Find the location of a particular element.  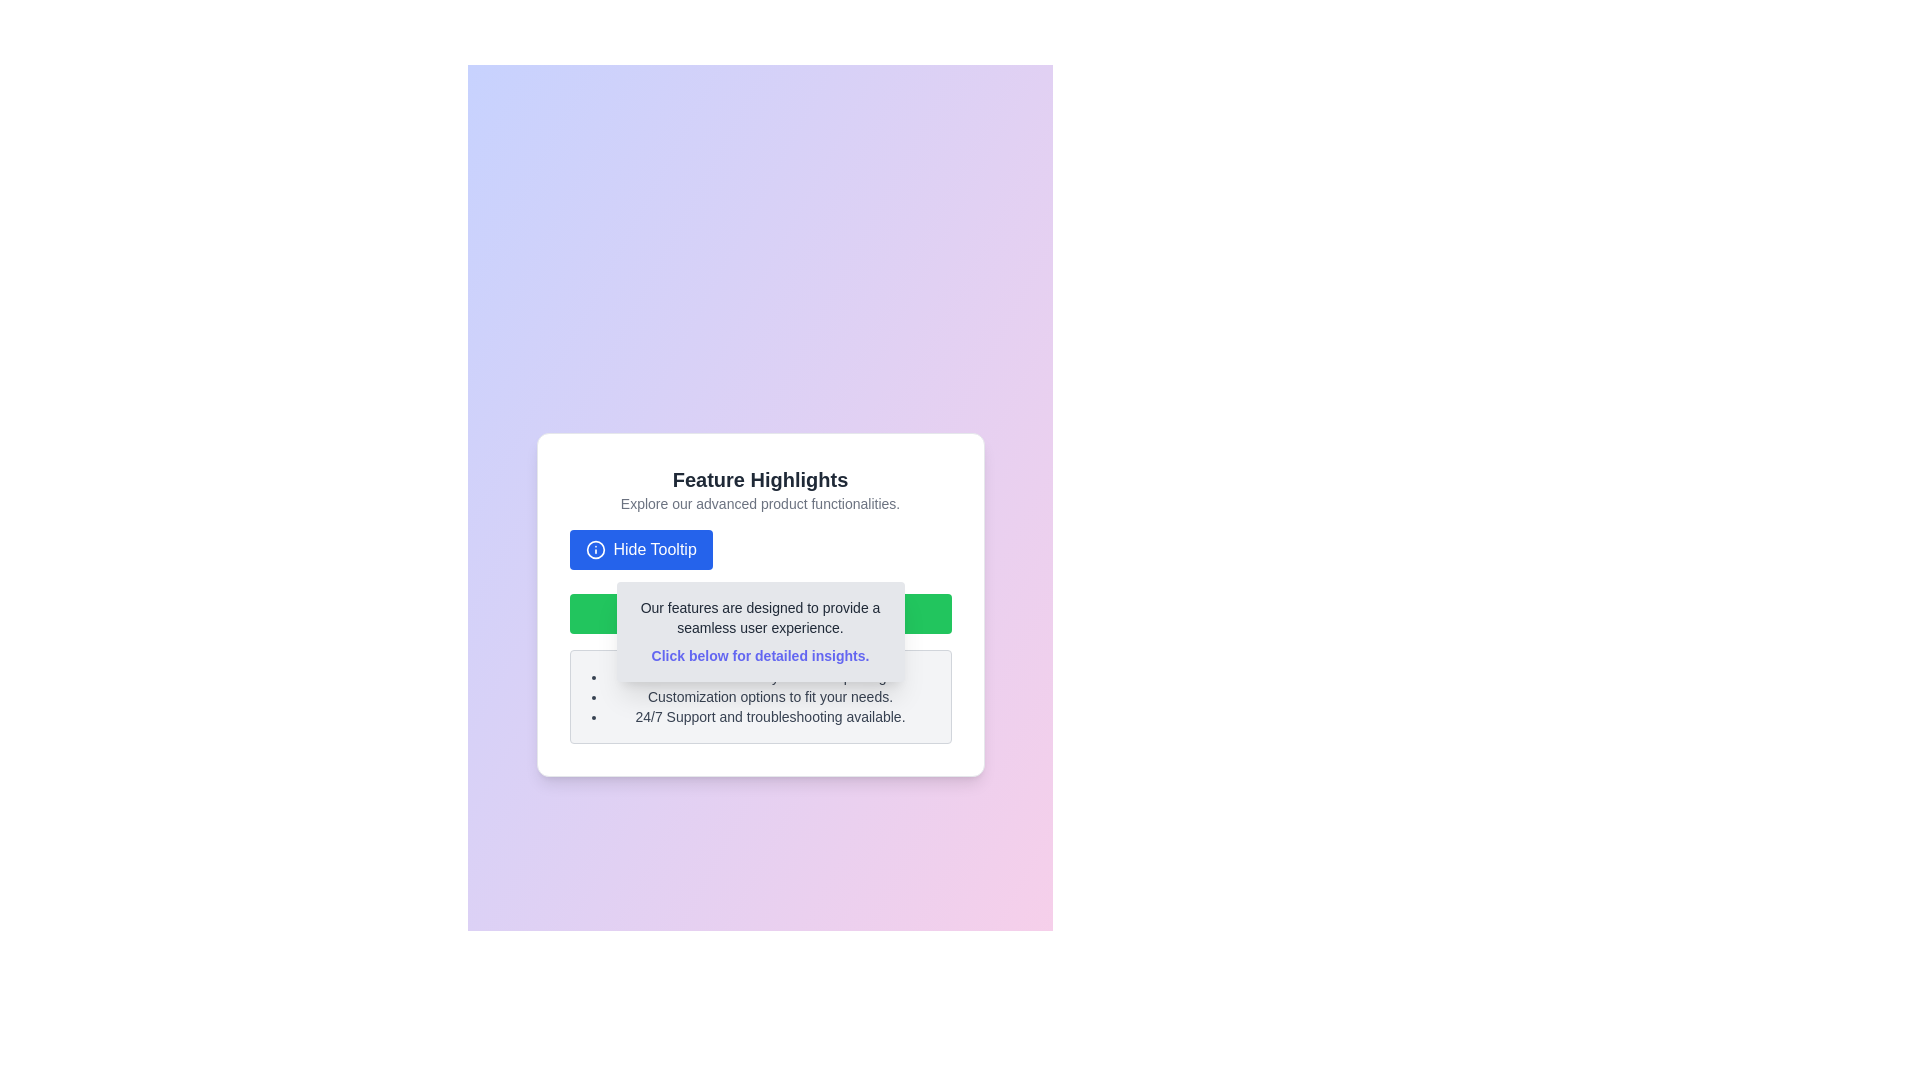

text list item displaying 'Customization options to fit your needs.' which is the second item in the list, located below 'Real-time data analytics and reporting.' and above '24/7 Support and troubleshooting available.' is located at coordinates (769, 696).